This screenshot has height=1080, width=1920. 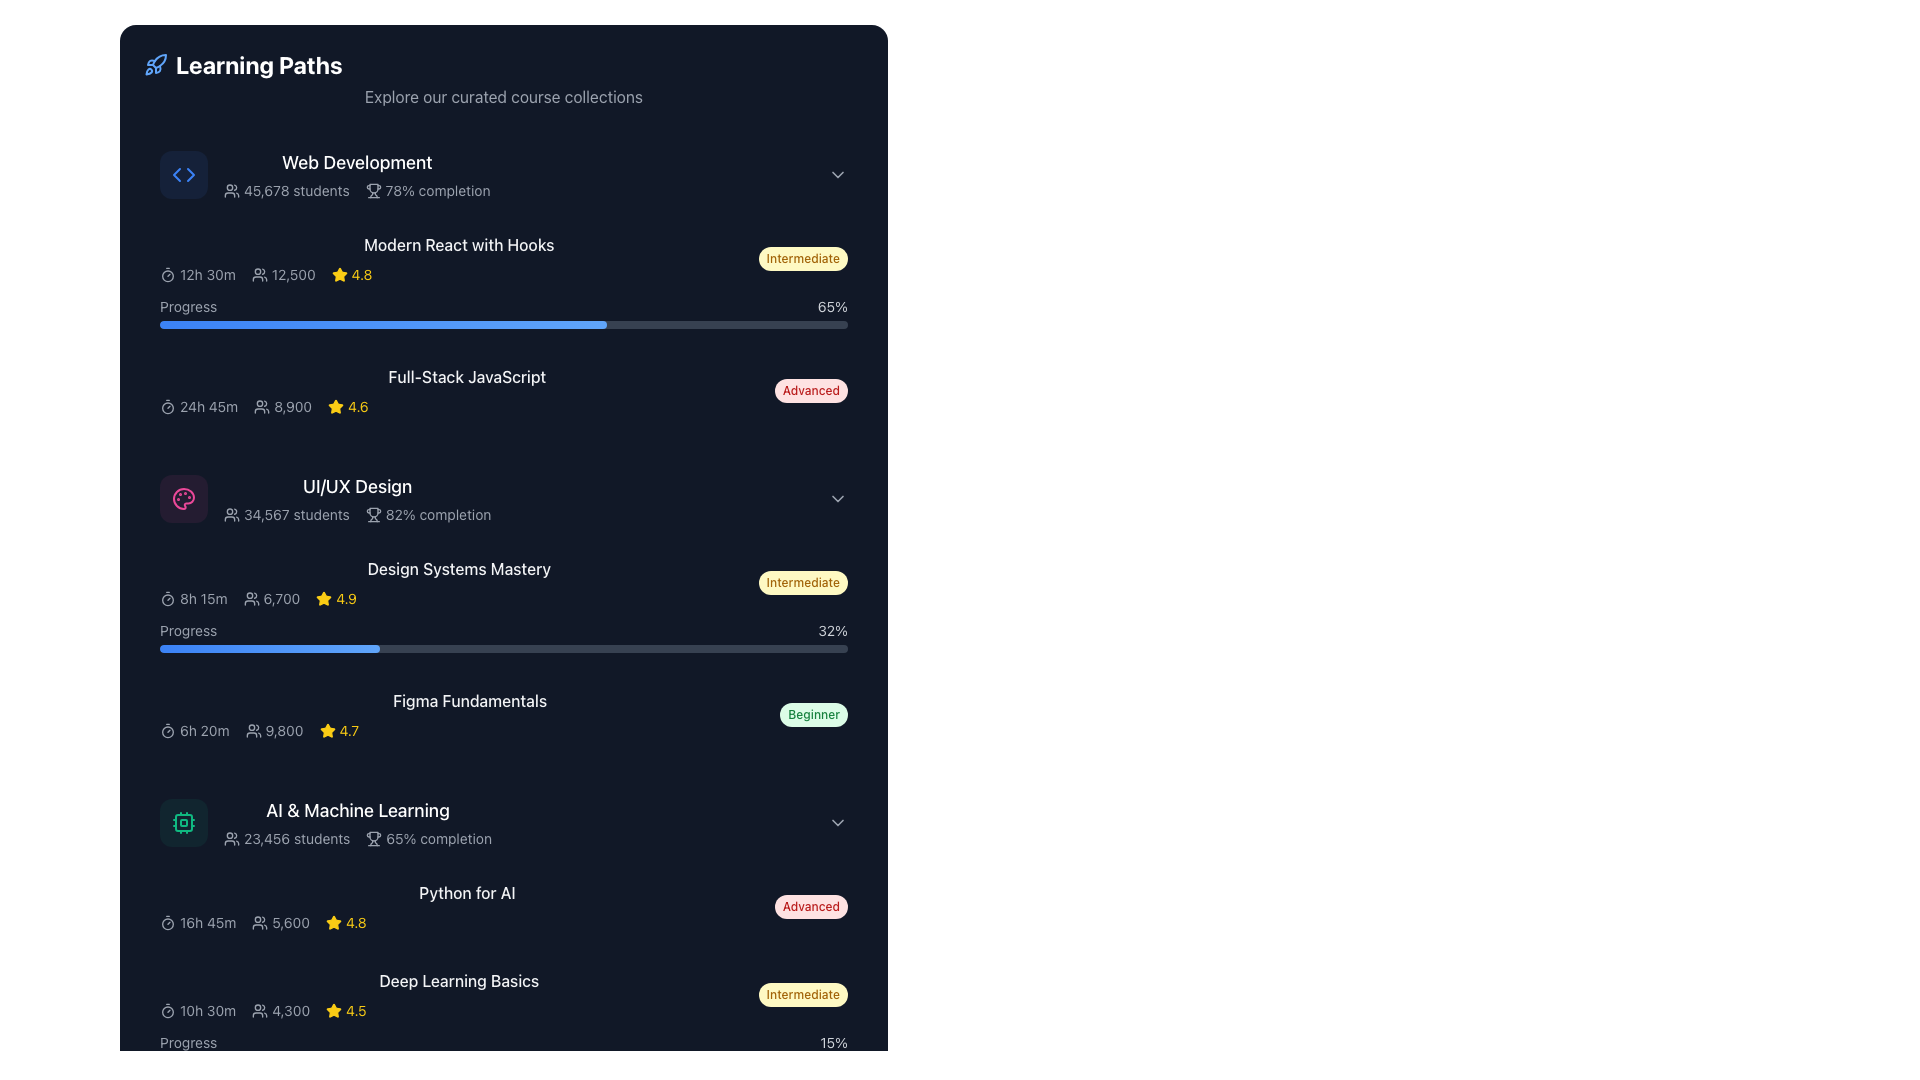 What do you see at coordinates (183, 173) in the screenshot?
I see `the blue angle bracket icon (</>) styled as an SVG graphic located at the top of the 'Web Development' section` at bounding box center [183, 173].